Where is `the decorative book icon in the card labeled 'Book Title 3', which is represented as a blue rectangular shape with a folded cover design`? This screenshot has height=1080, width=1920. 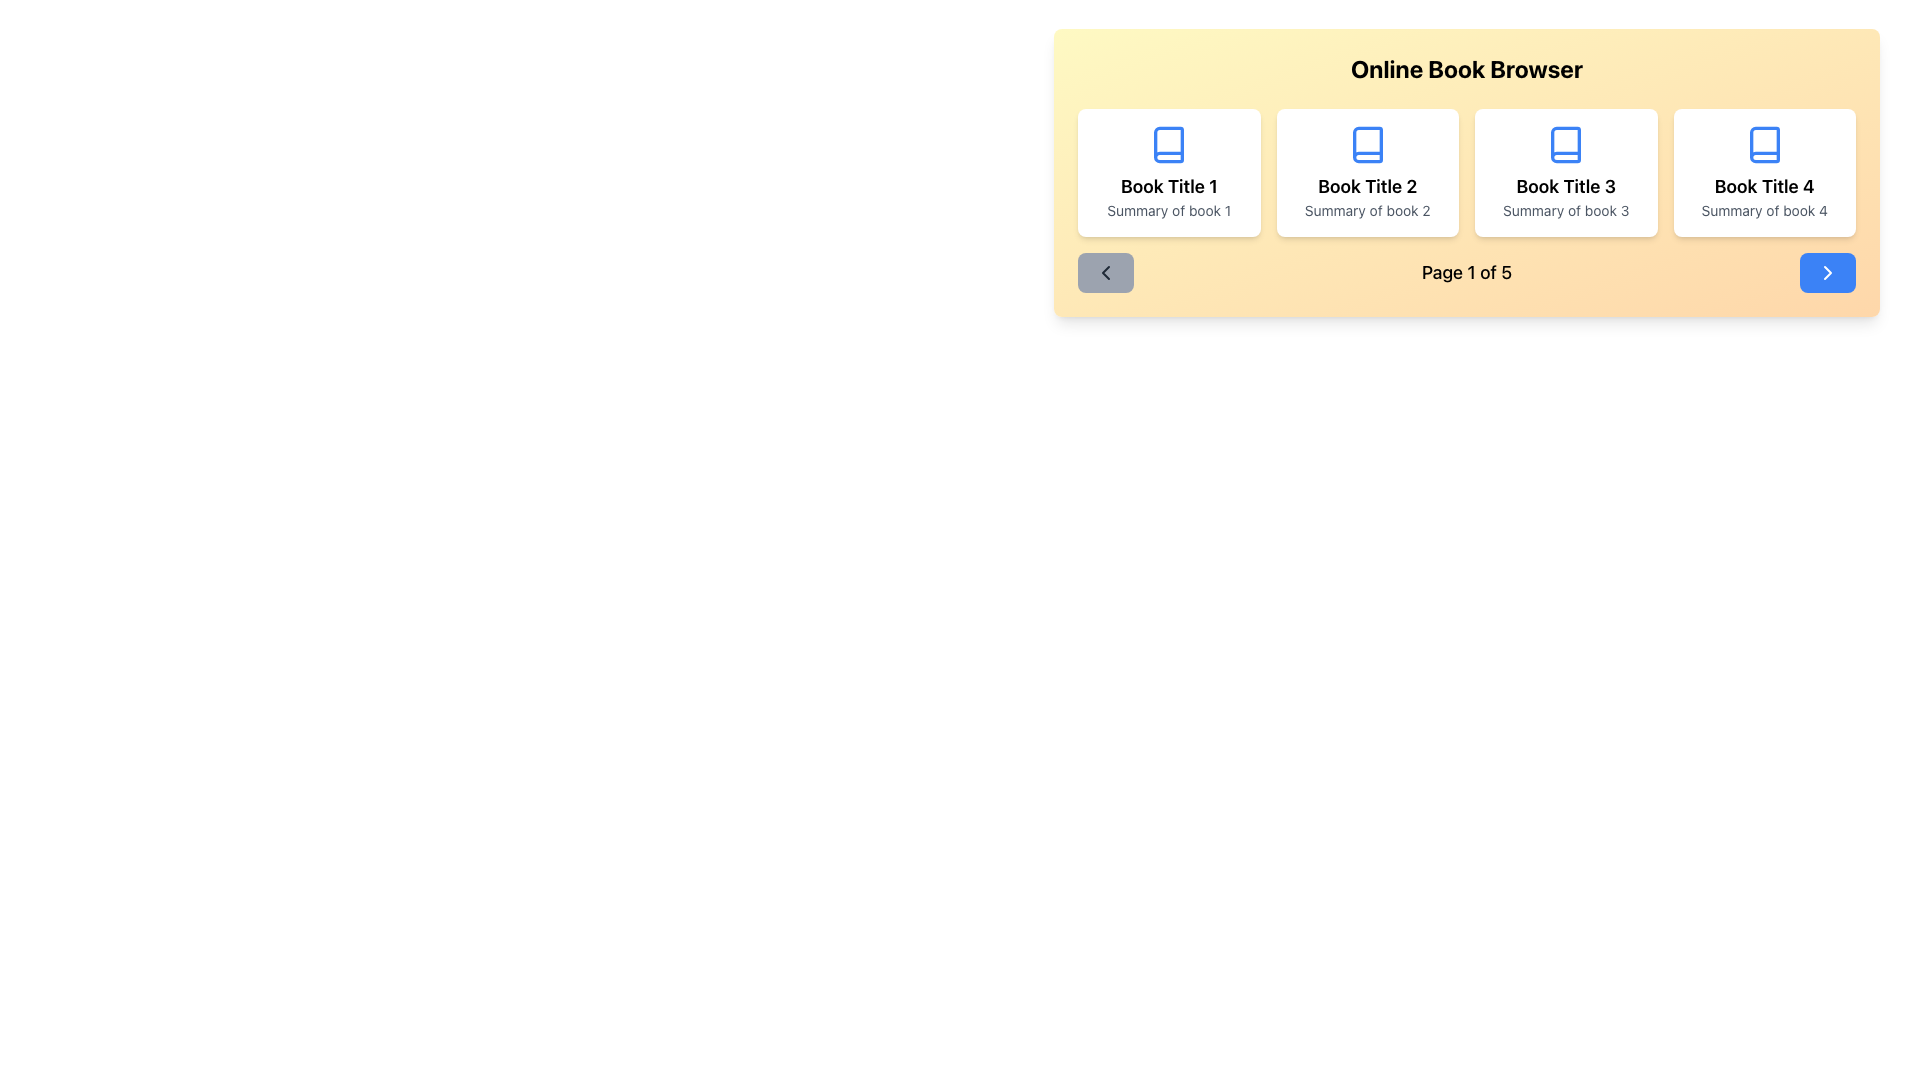 the decorative book icon in the card labeled 'Book Title 3', which is represented as a blue rectangular shape with a folded cover design is located at coordinates (1565, 144).